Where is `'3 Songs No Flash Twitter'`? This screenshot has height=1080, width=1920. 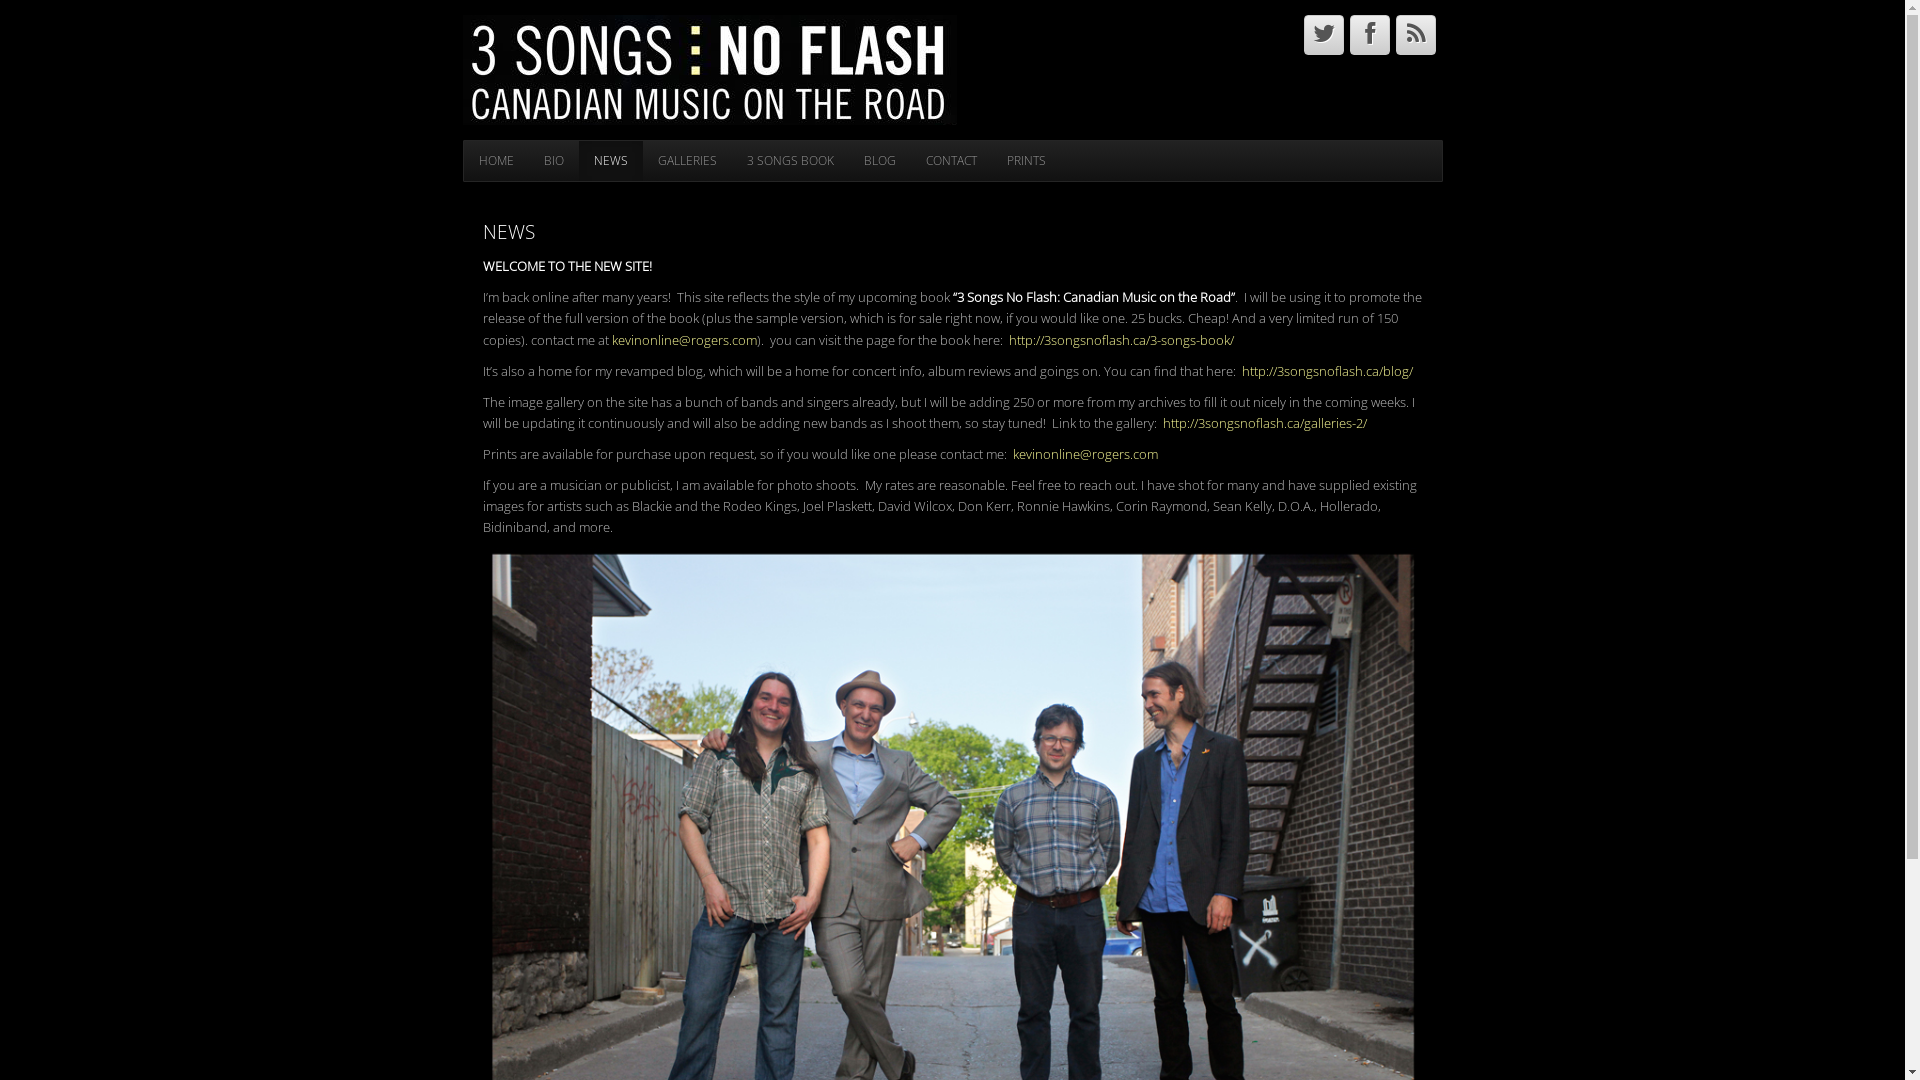 '3 Songs No Flash Twitter' is located at coordinates (1324, 34).